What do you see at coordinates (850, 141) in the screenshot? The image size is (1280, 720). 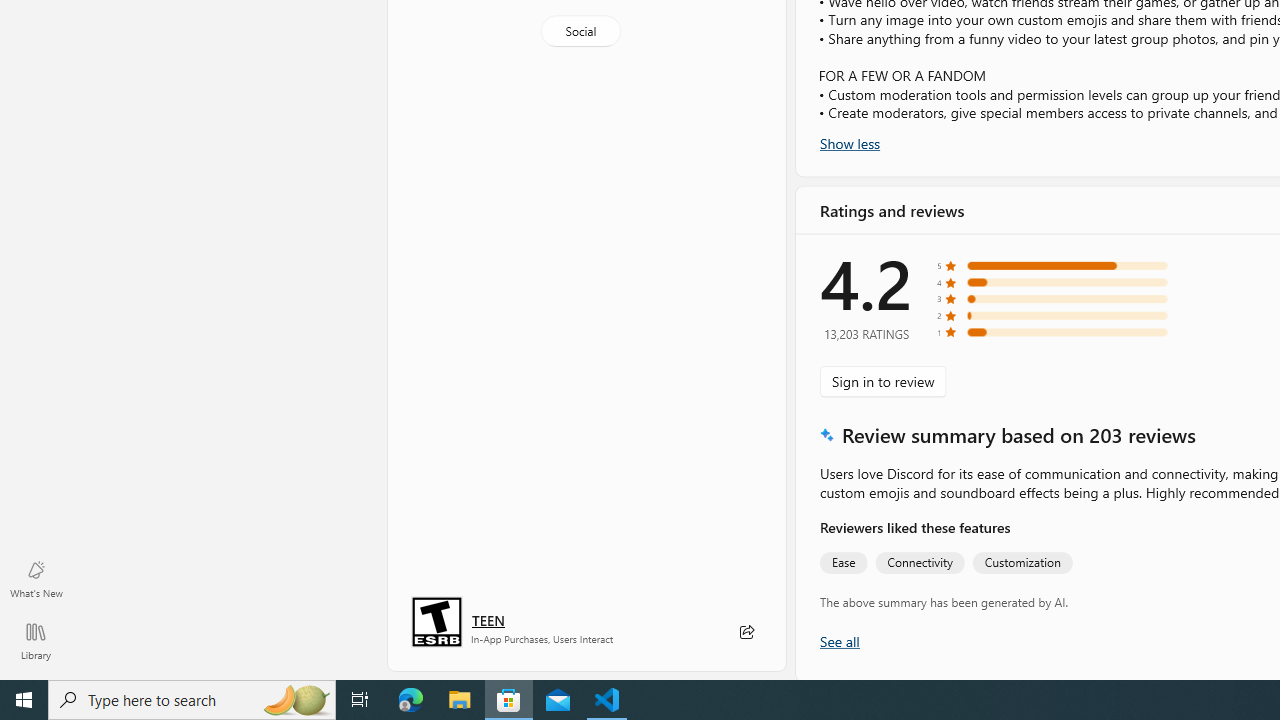 I see `'Show less'` at bounding box center [850, 141].